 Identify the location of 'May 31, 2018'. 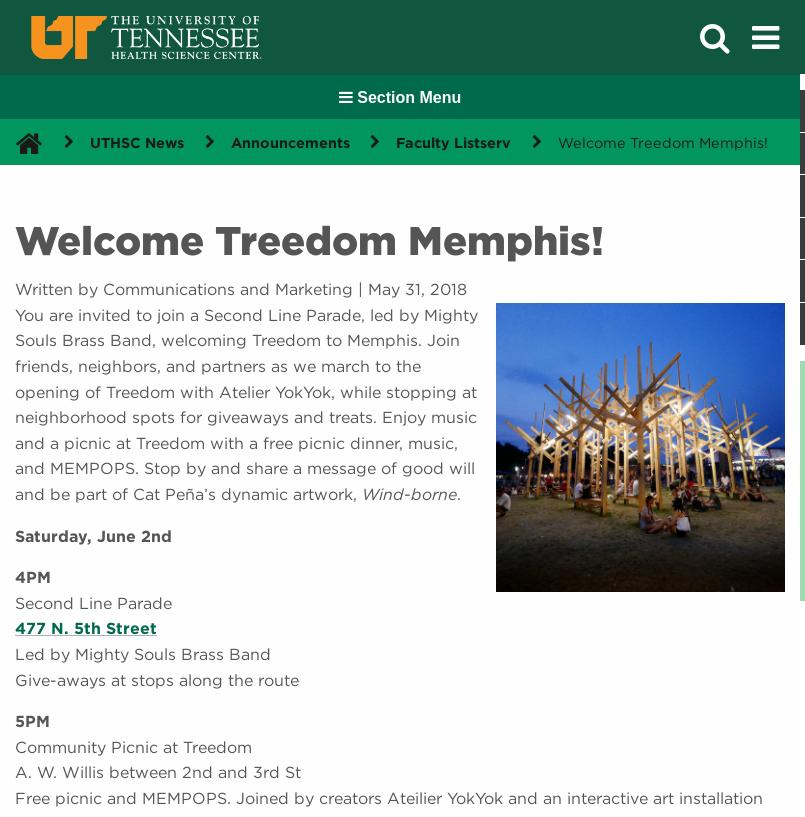
(416, 289).